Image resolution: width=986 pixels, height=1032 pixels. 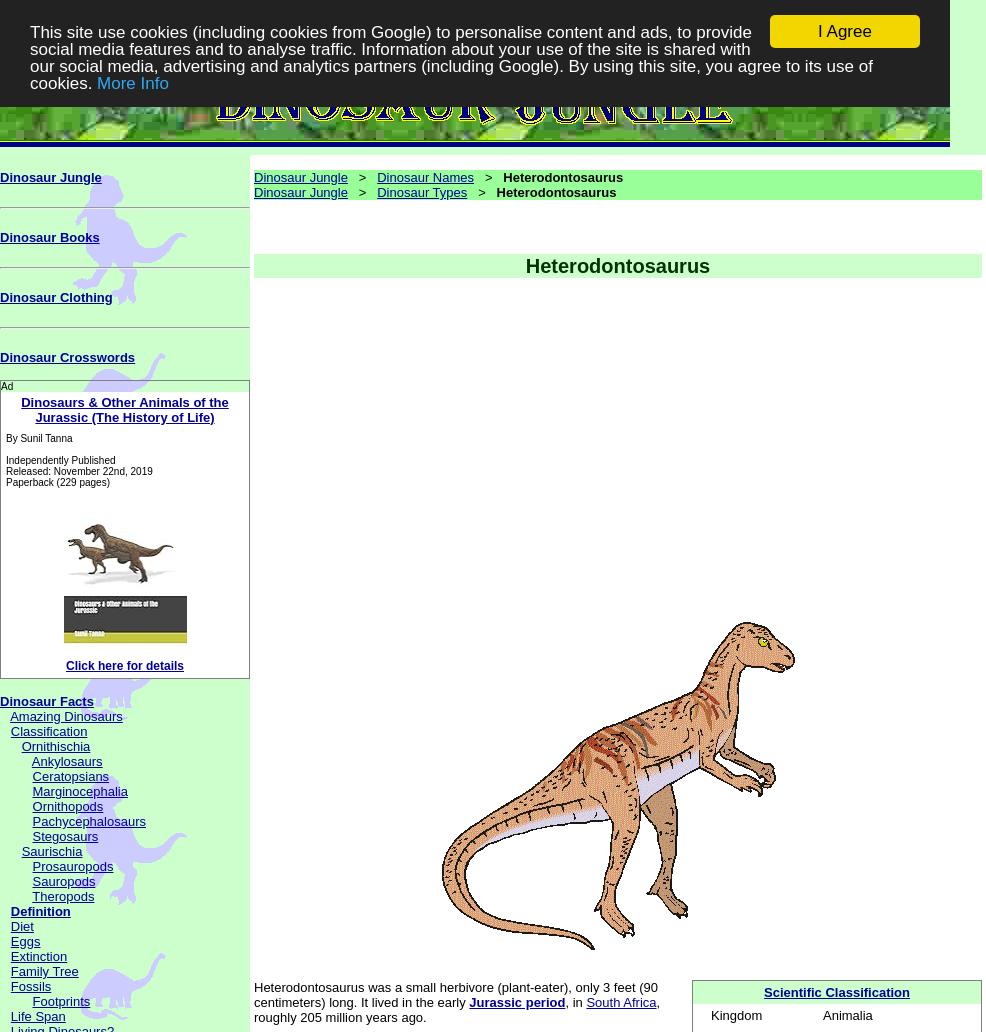 What do you see at coordinates (28, 56) in the screenshot?
I see `'This site use cookies (including cookies from Google) to personalise content and ads, to provide social media features and to analyse traffic. Information about your use of the site is shared with our social media, advertising and analytics partners (including Google). By using this site, you agree to its use of cookies.'` at bounding box center [28, 56].